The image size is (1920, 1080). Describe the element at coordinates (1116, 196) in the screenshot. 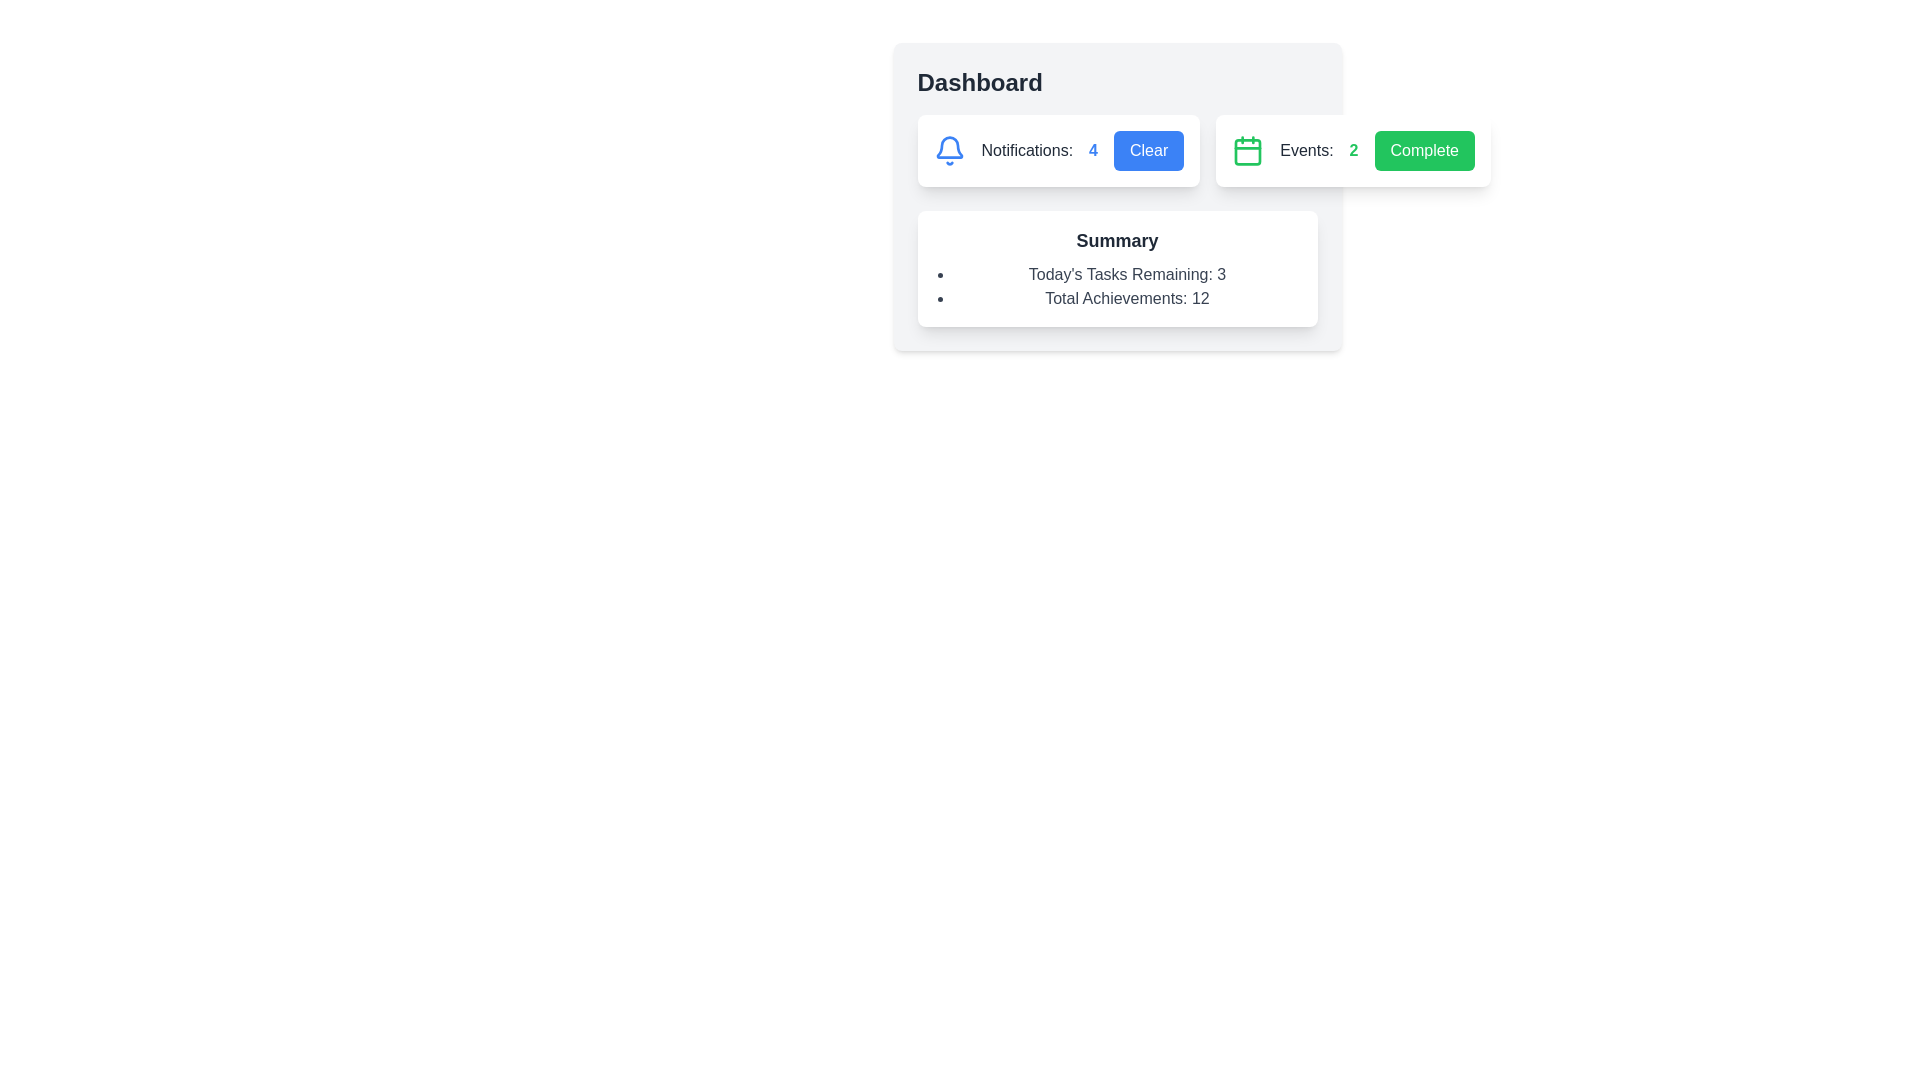

I see `the Dashboard Panel which displays notification count, event count, and a summary of tasks remaining and achievements` at that location.